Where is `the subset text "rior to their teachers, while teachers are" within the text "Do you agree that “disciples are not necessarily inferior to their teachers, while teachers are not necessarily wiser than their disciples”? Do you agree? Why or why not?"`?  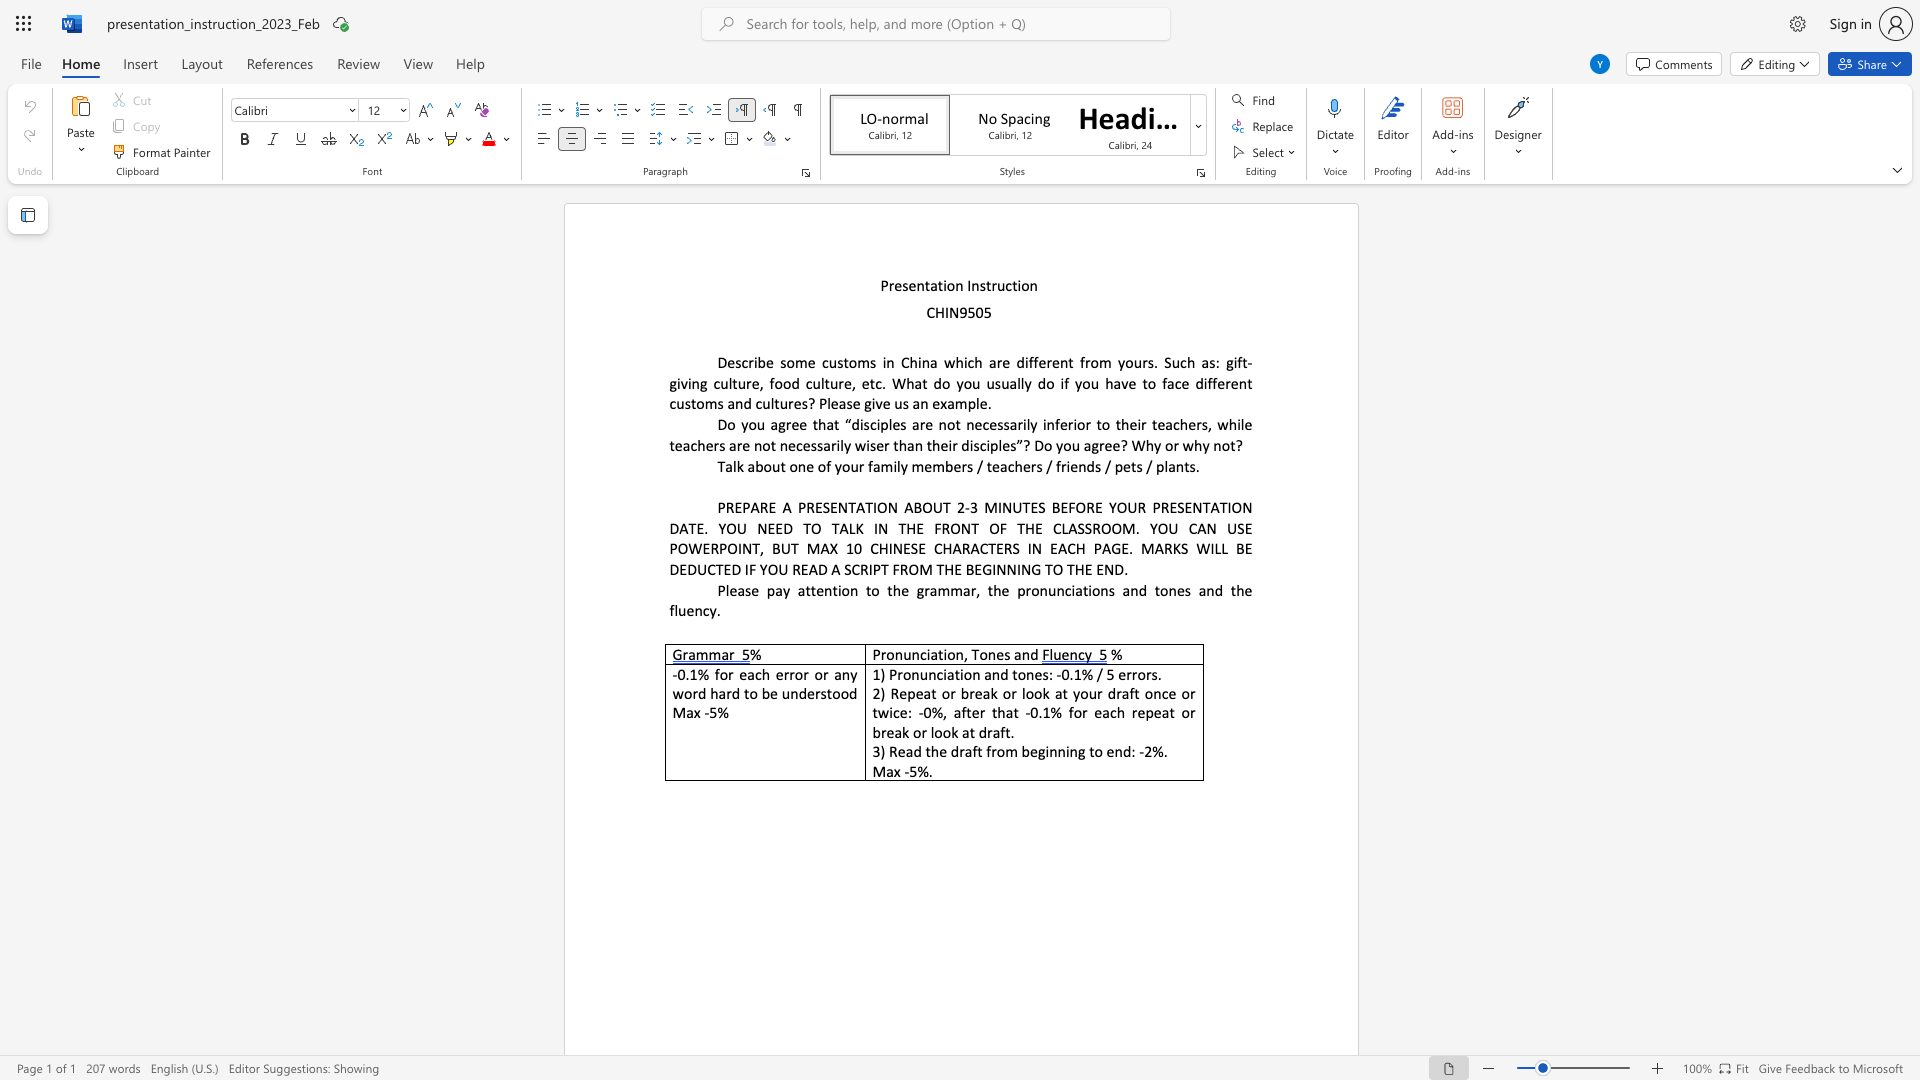
the subset text "rior to their teachers, while teachers are" within the text "Do you agree that “disciples are not necessarily inferior to their teachers, while teachers are not necessarily wiser than their disciples”? Do you agree? Why or why not?" is located at coordinates (1066, 423).